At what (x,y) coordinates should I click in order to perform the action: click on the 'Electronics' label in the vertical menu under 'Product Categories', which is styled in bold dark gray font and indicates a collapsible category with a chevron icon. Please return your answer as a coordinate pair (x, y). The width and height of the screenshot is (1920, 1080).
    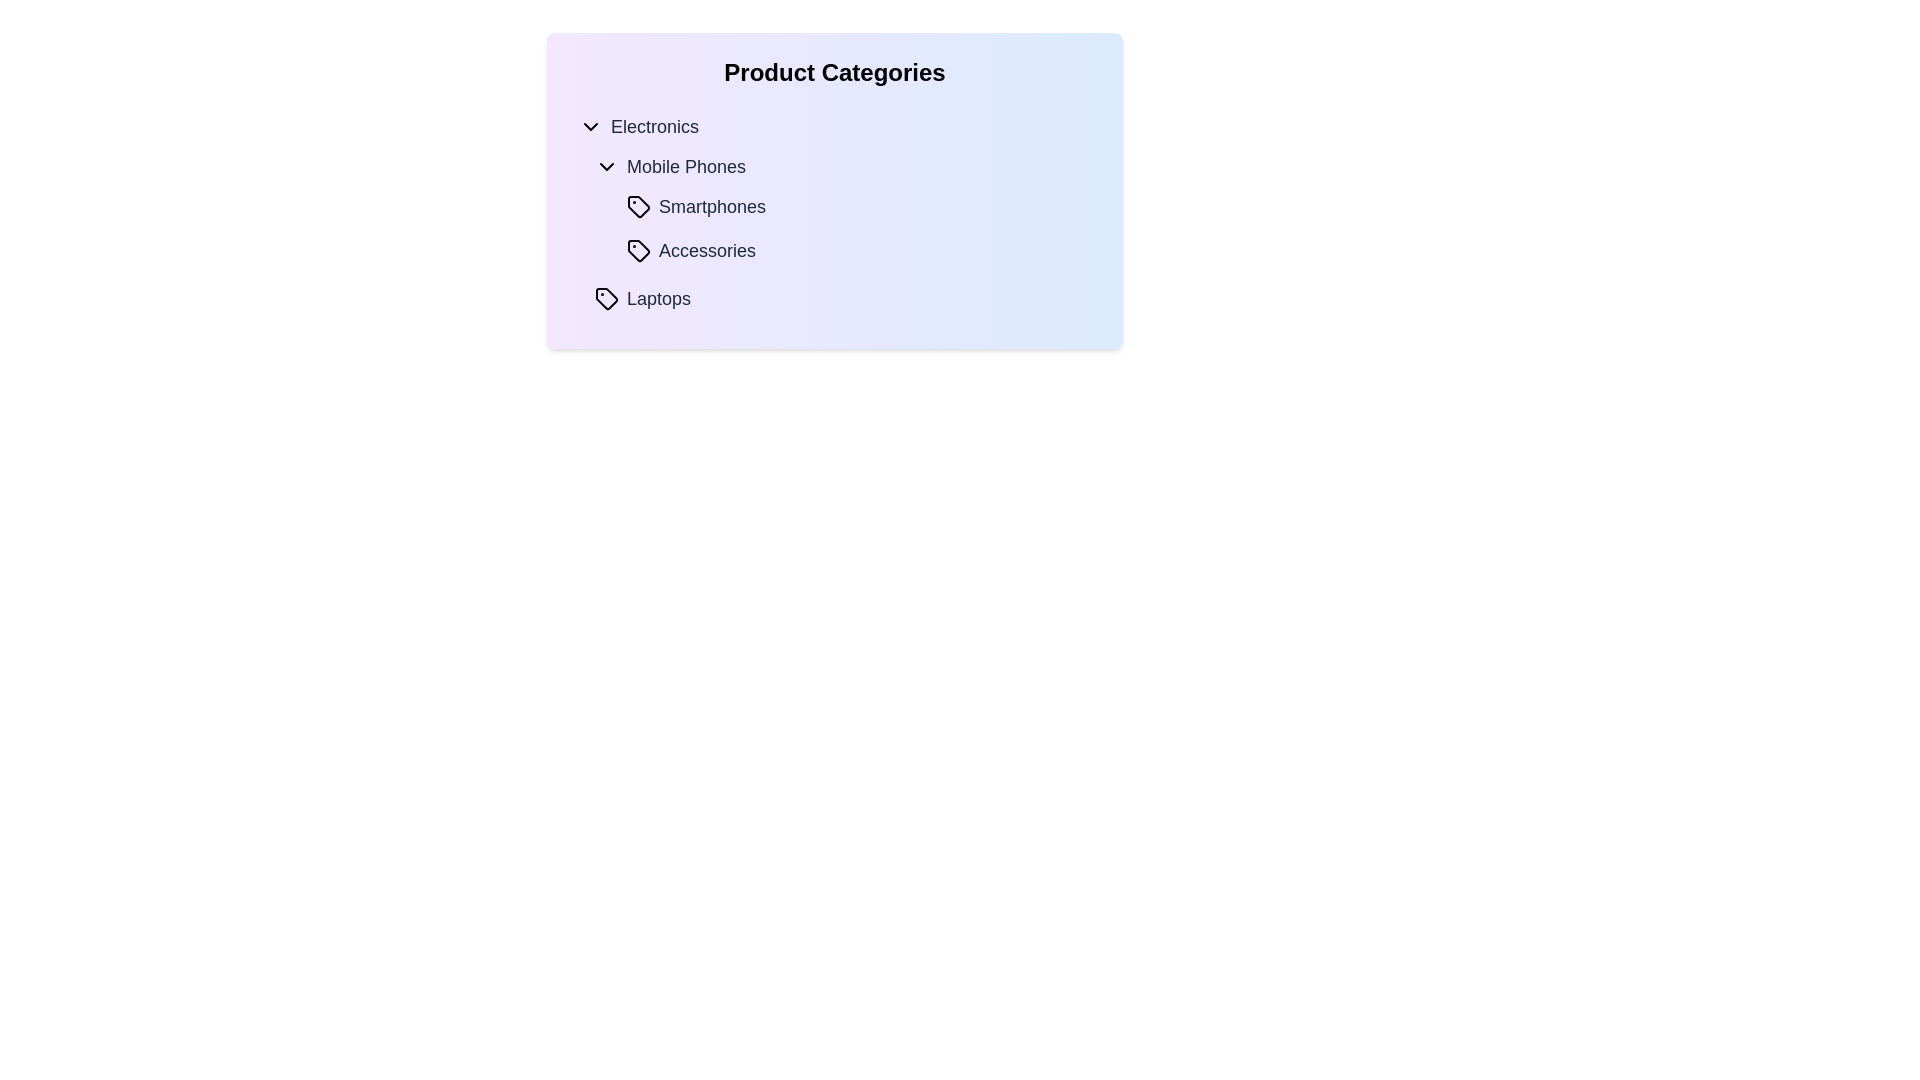
    Looking at the image, I should click on (655, 127).